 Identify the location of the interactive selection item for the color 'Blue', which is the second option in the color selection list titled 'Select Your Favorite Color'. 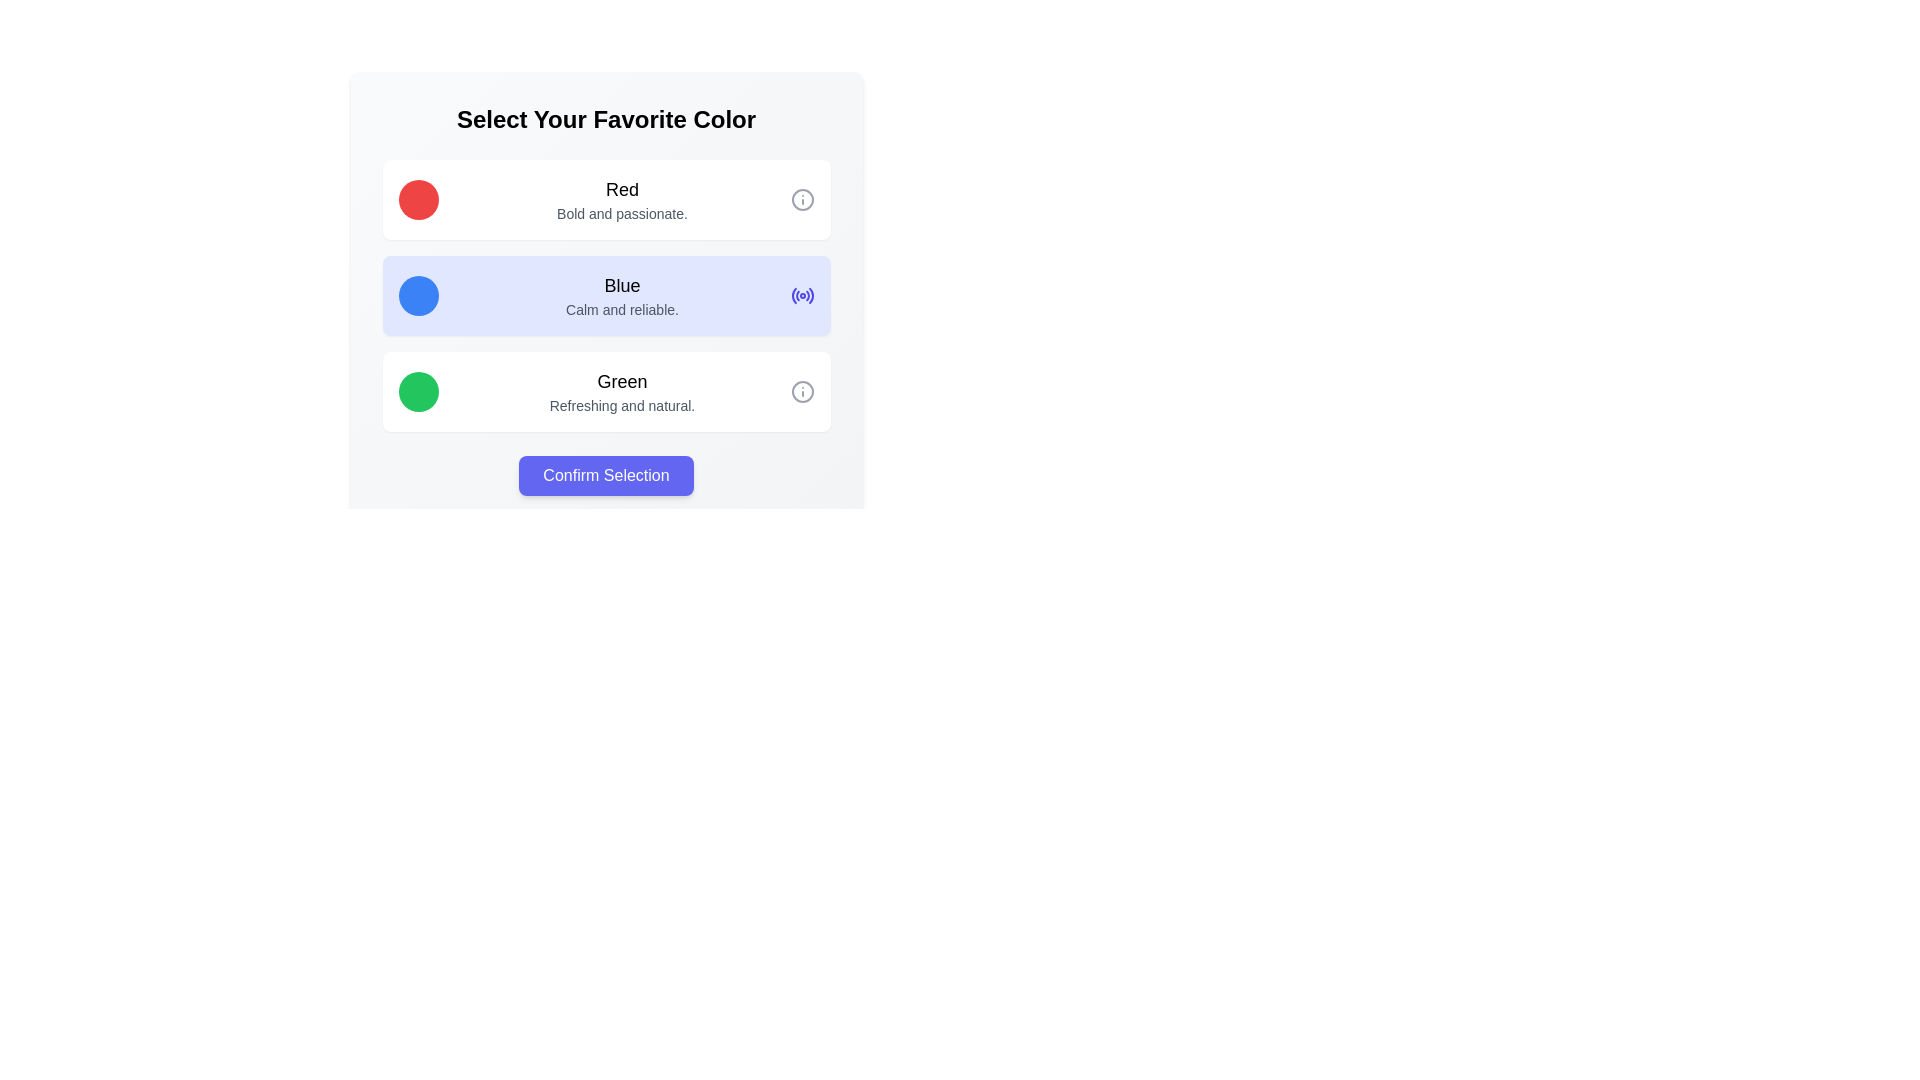
(605, 300).